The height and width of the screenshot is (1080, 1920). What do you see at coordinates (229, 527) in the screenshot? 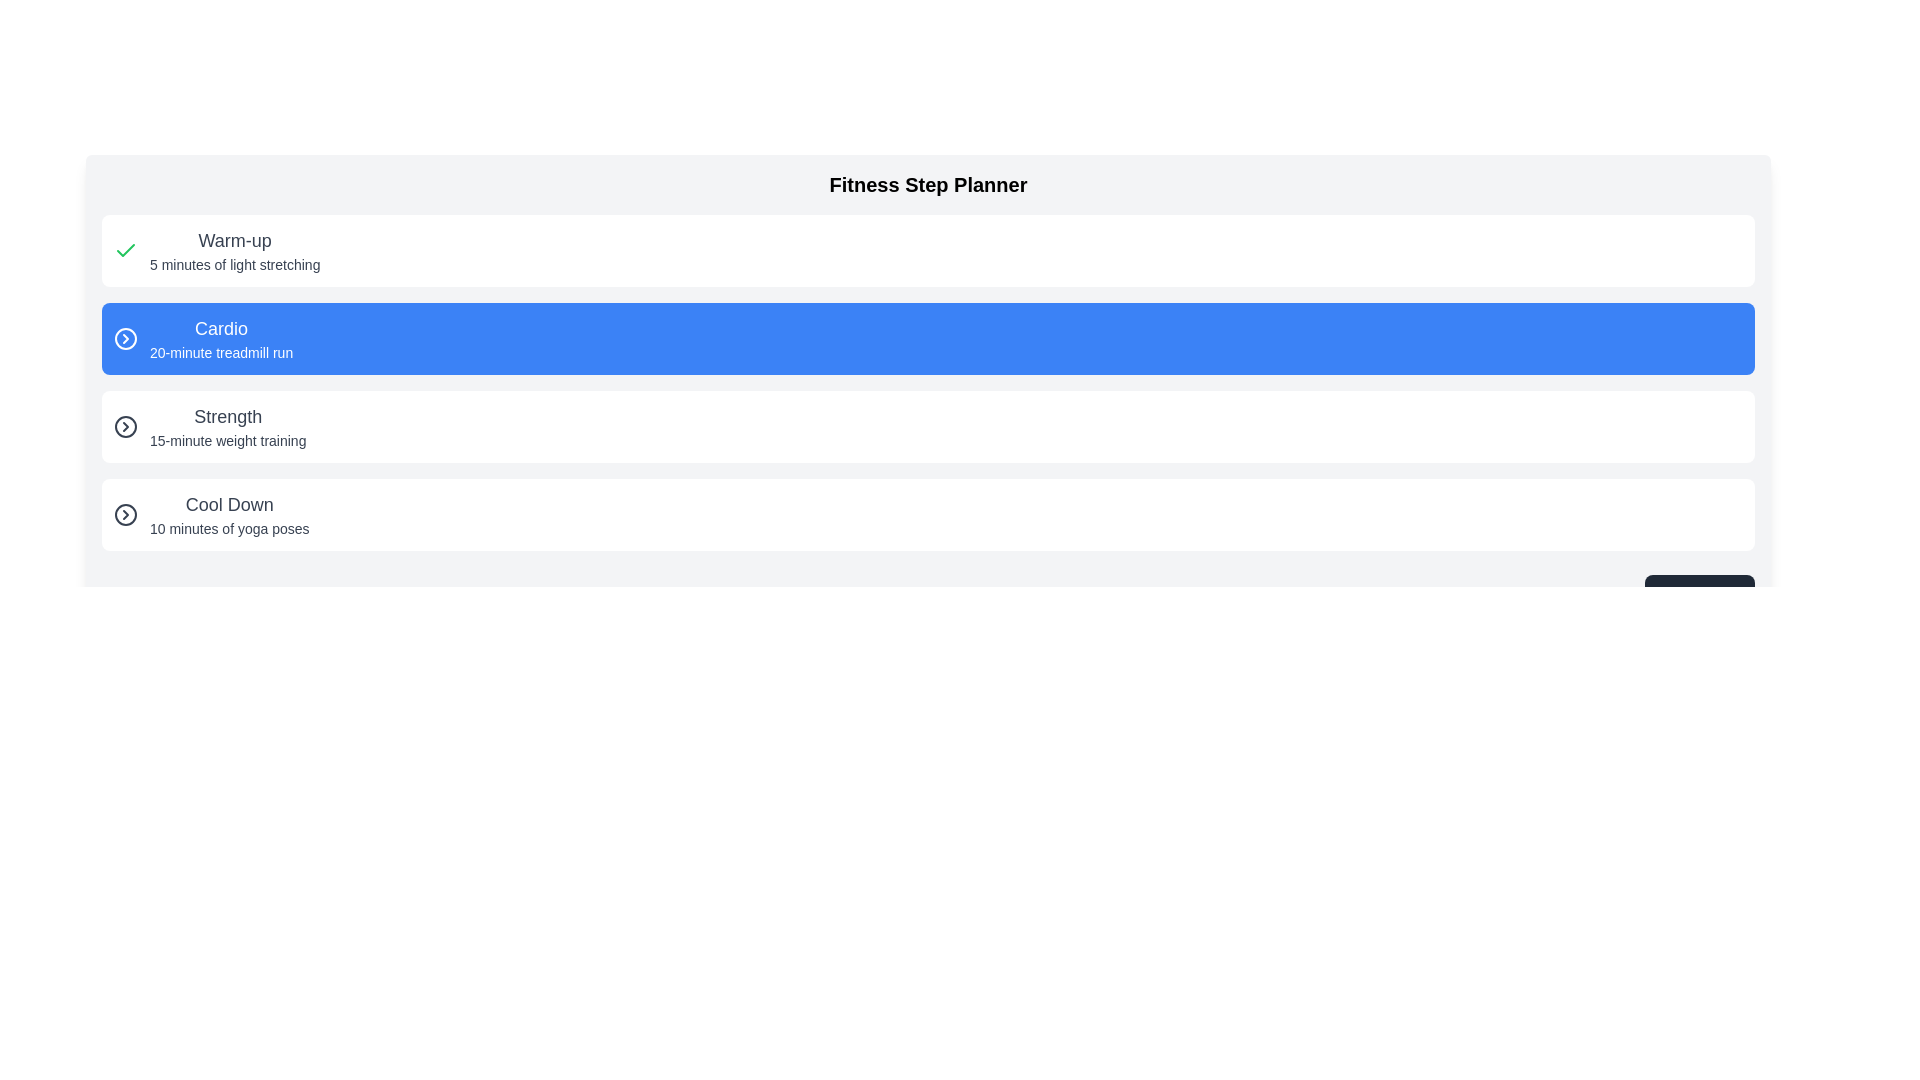
I see `descriptive text label located in the 'Cool Down' section, which provides information about '10 minutes of yoga poses'` at bounding box center [229, 527].